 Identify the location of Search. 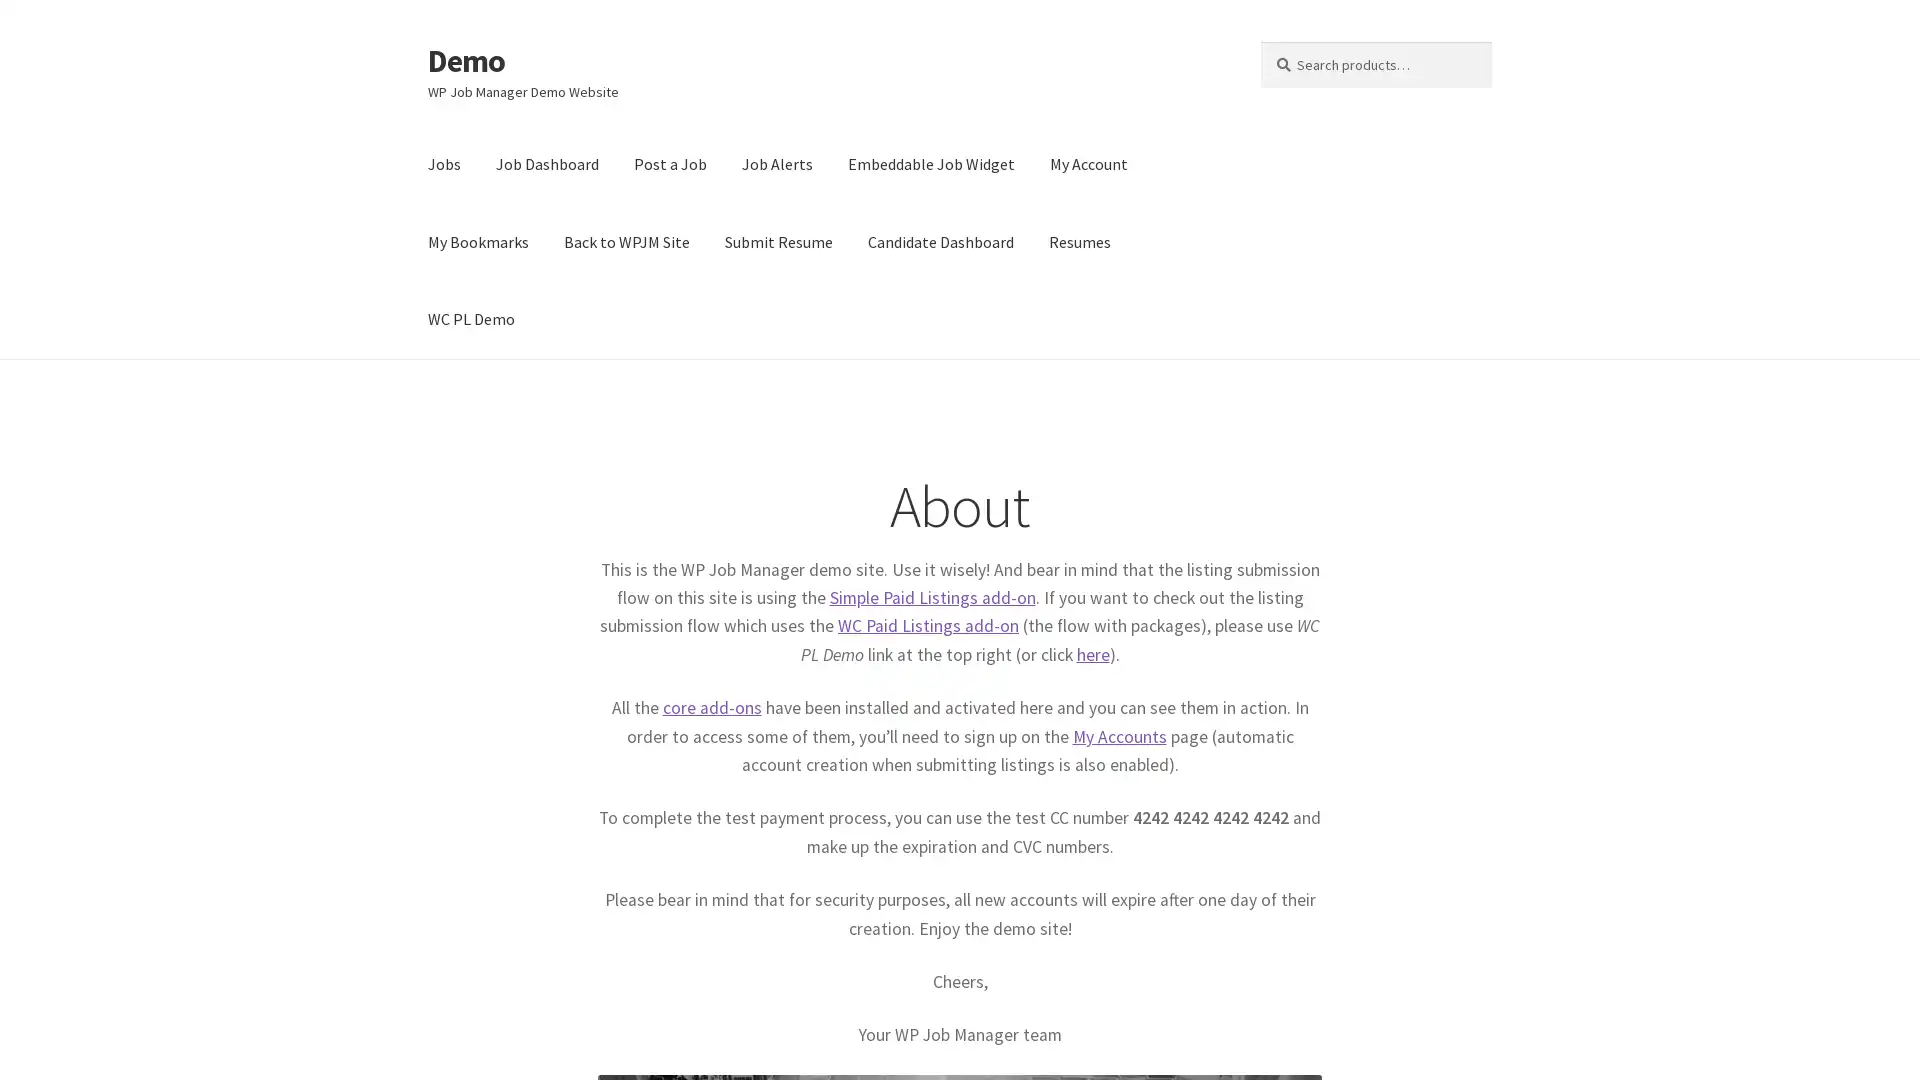
(1258, 40).